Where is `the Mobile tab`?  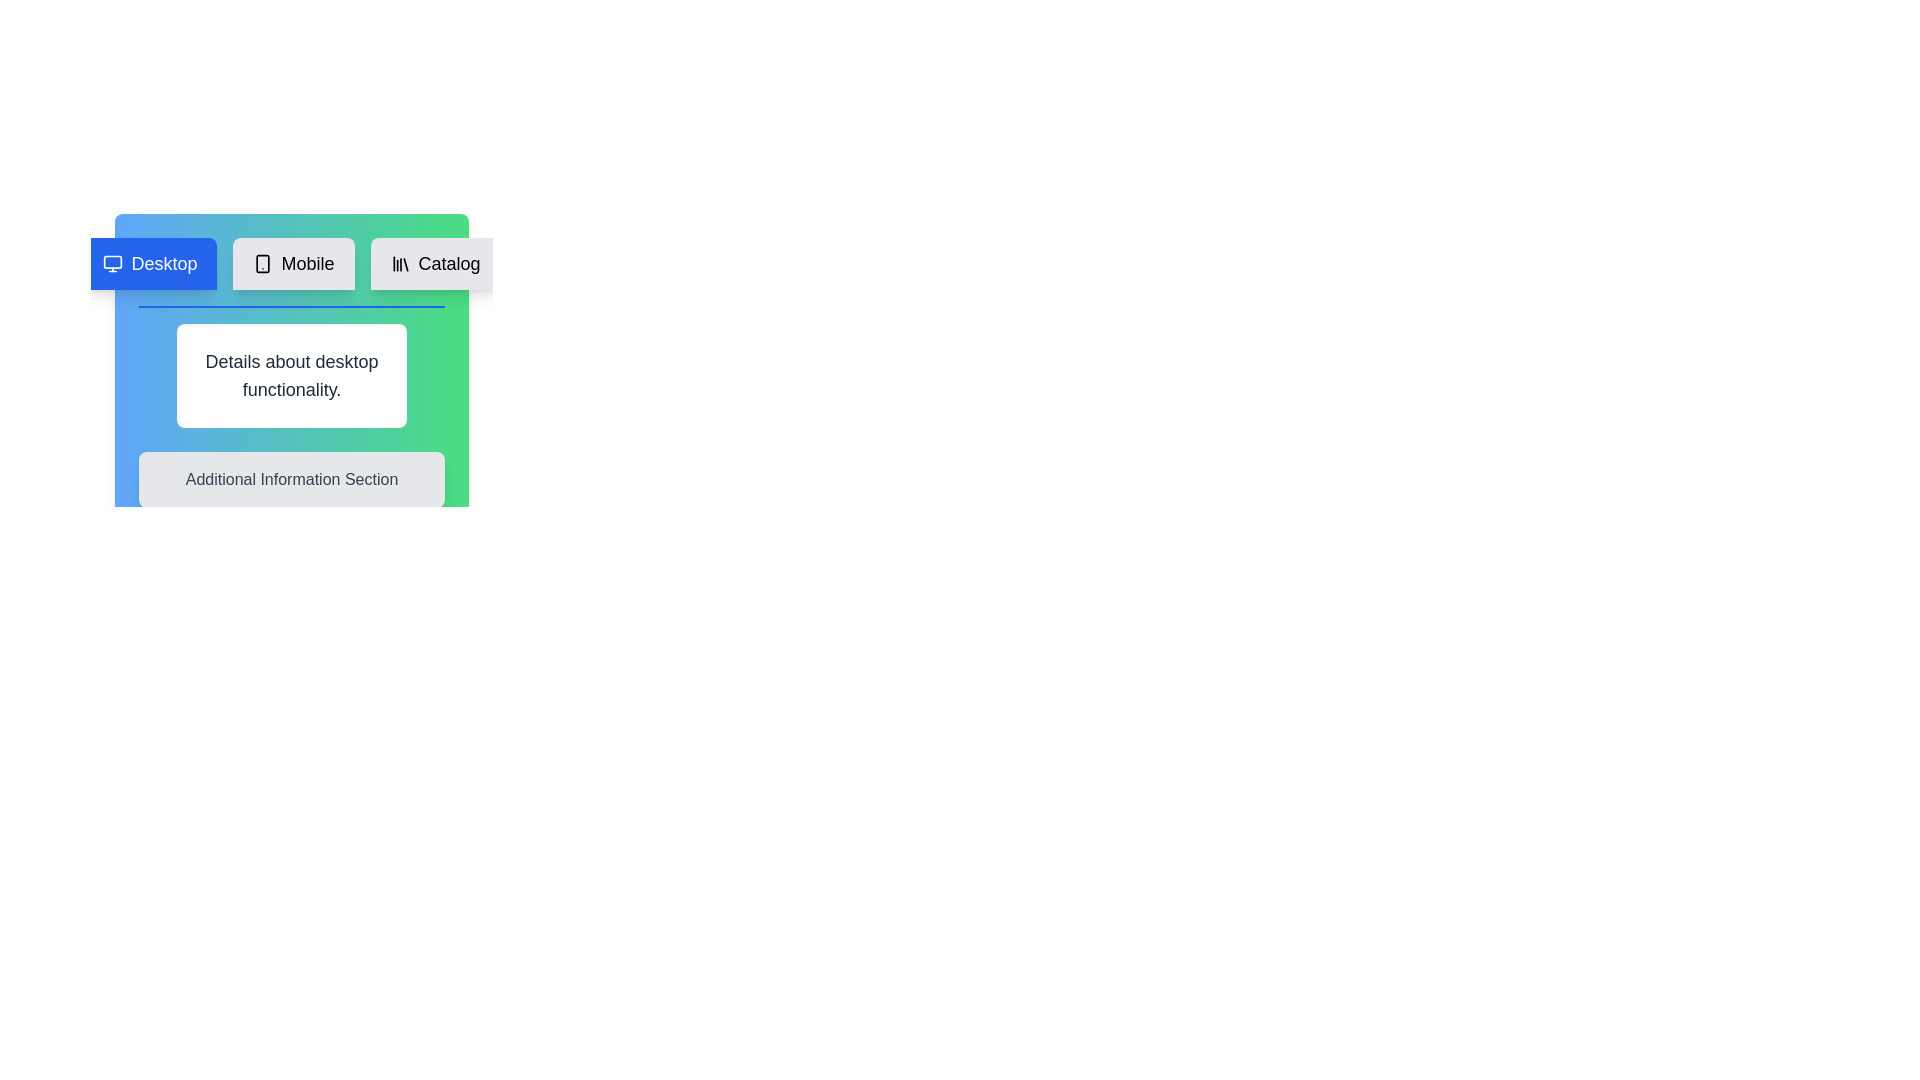 the Mobile tab is located at coordinates (292, 262).